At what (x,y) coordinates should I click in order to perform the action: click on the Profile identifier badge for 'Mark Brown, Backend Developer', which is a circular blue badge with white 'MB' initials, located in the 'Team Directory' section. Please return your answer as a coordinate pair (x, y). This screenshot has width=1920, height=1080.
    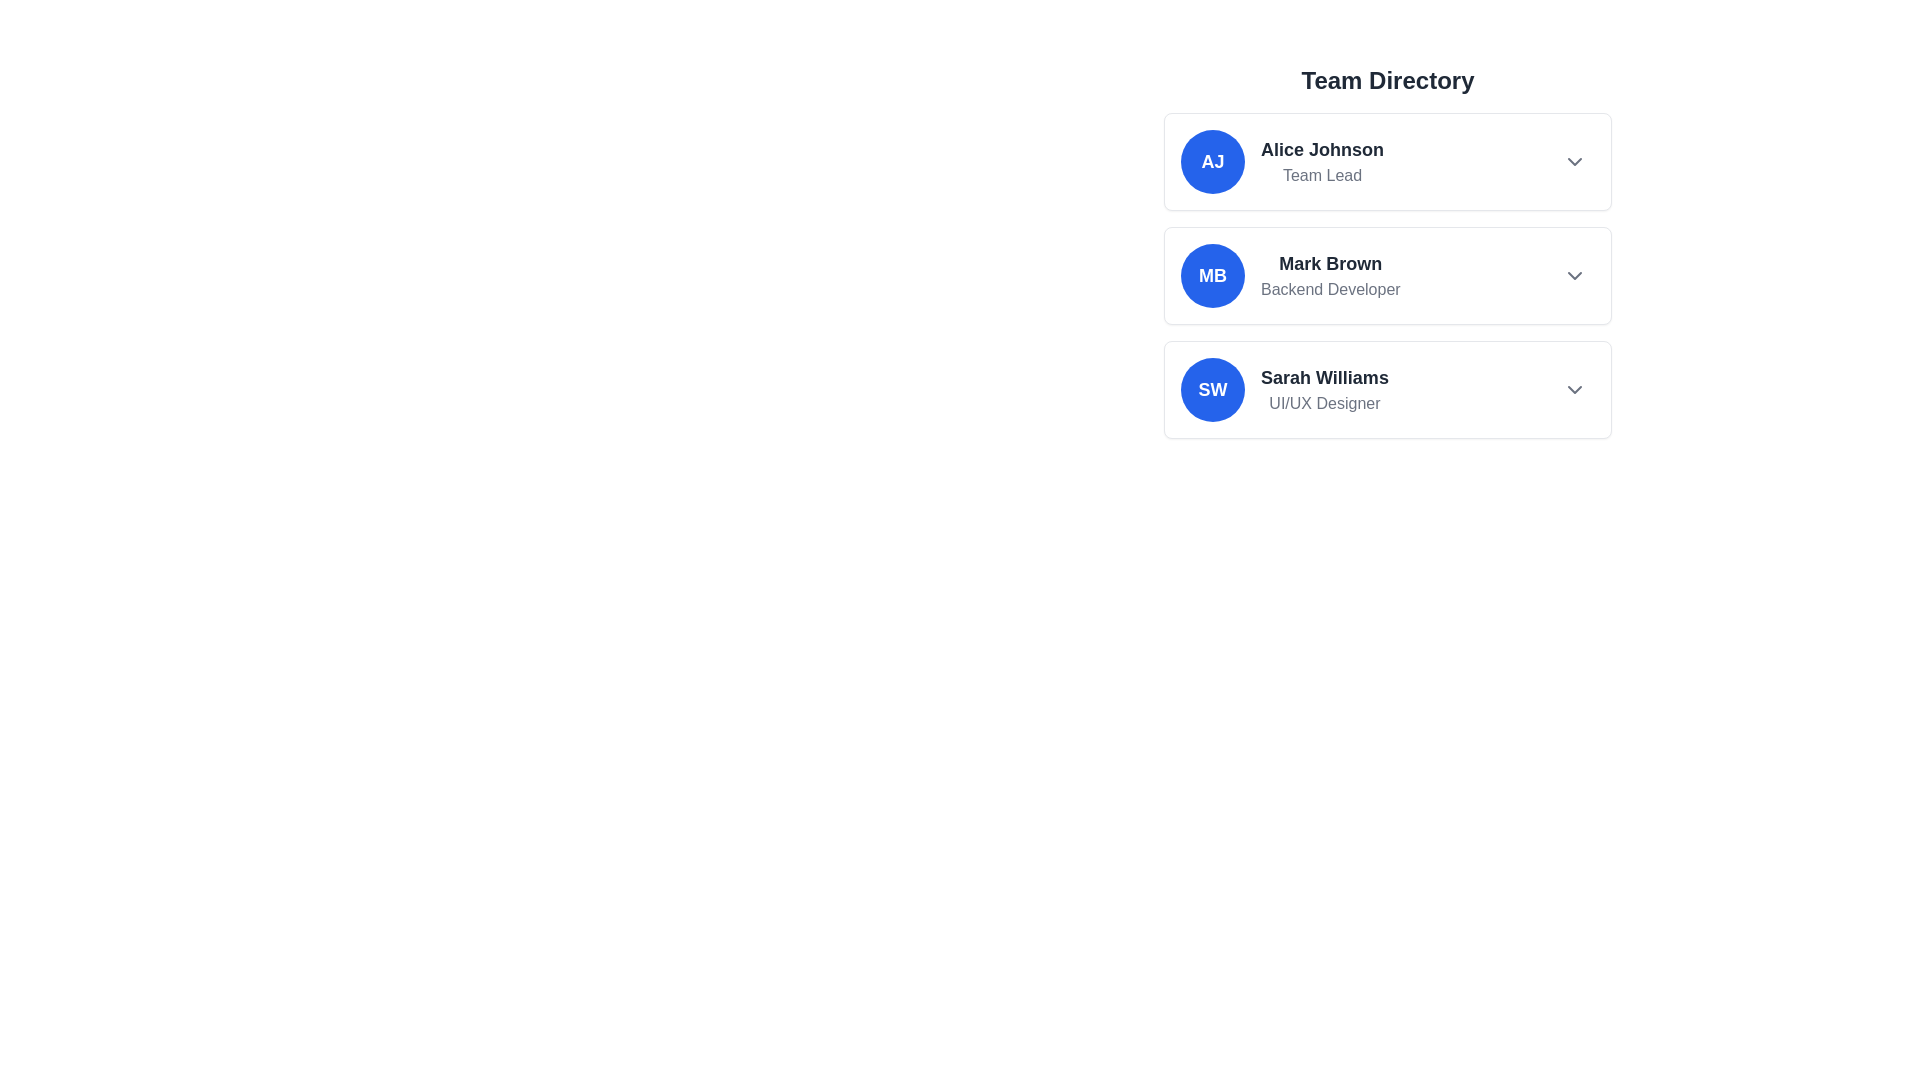
    Looking at the image, I should click on (1212, 276).